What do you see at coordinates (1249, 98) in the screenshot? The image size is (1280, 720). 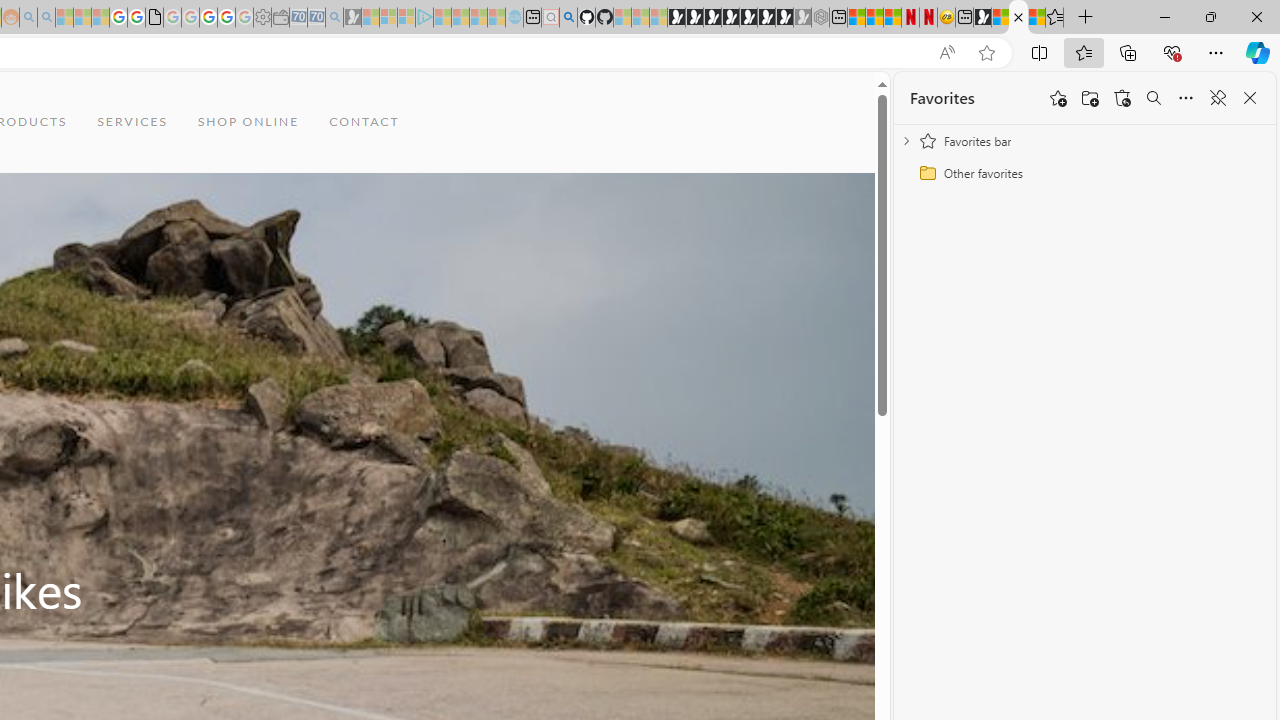 I see `'Close favorites'` at bounding box center [1249, 98].